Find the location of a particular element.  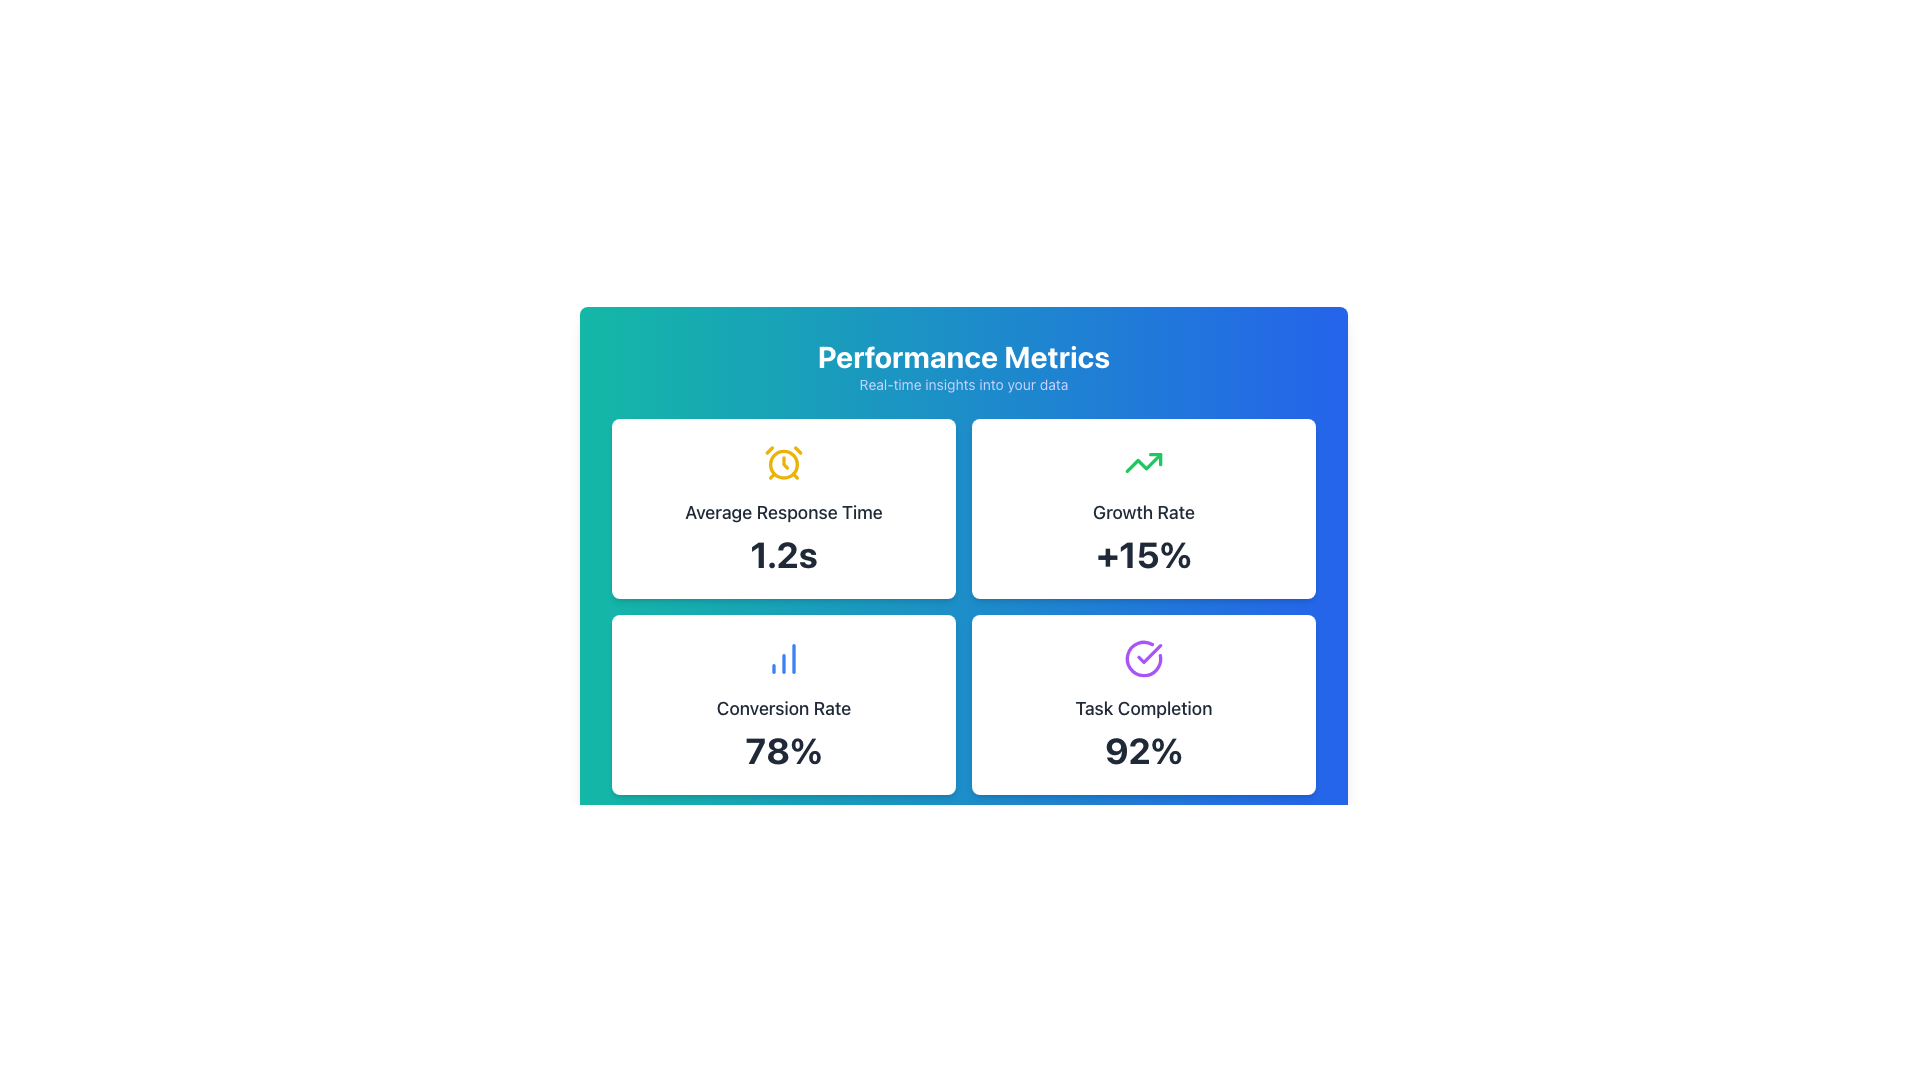

the performance metrics grid layout, which is centered on the page and located below the 'Performance Metrics' header is located at coordinates (964, 605).